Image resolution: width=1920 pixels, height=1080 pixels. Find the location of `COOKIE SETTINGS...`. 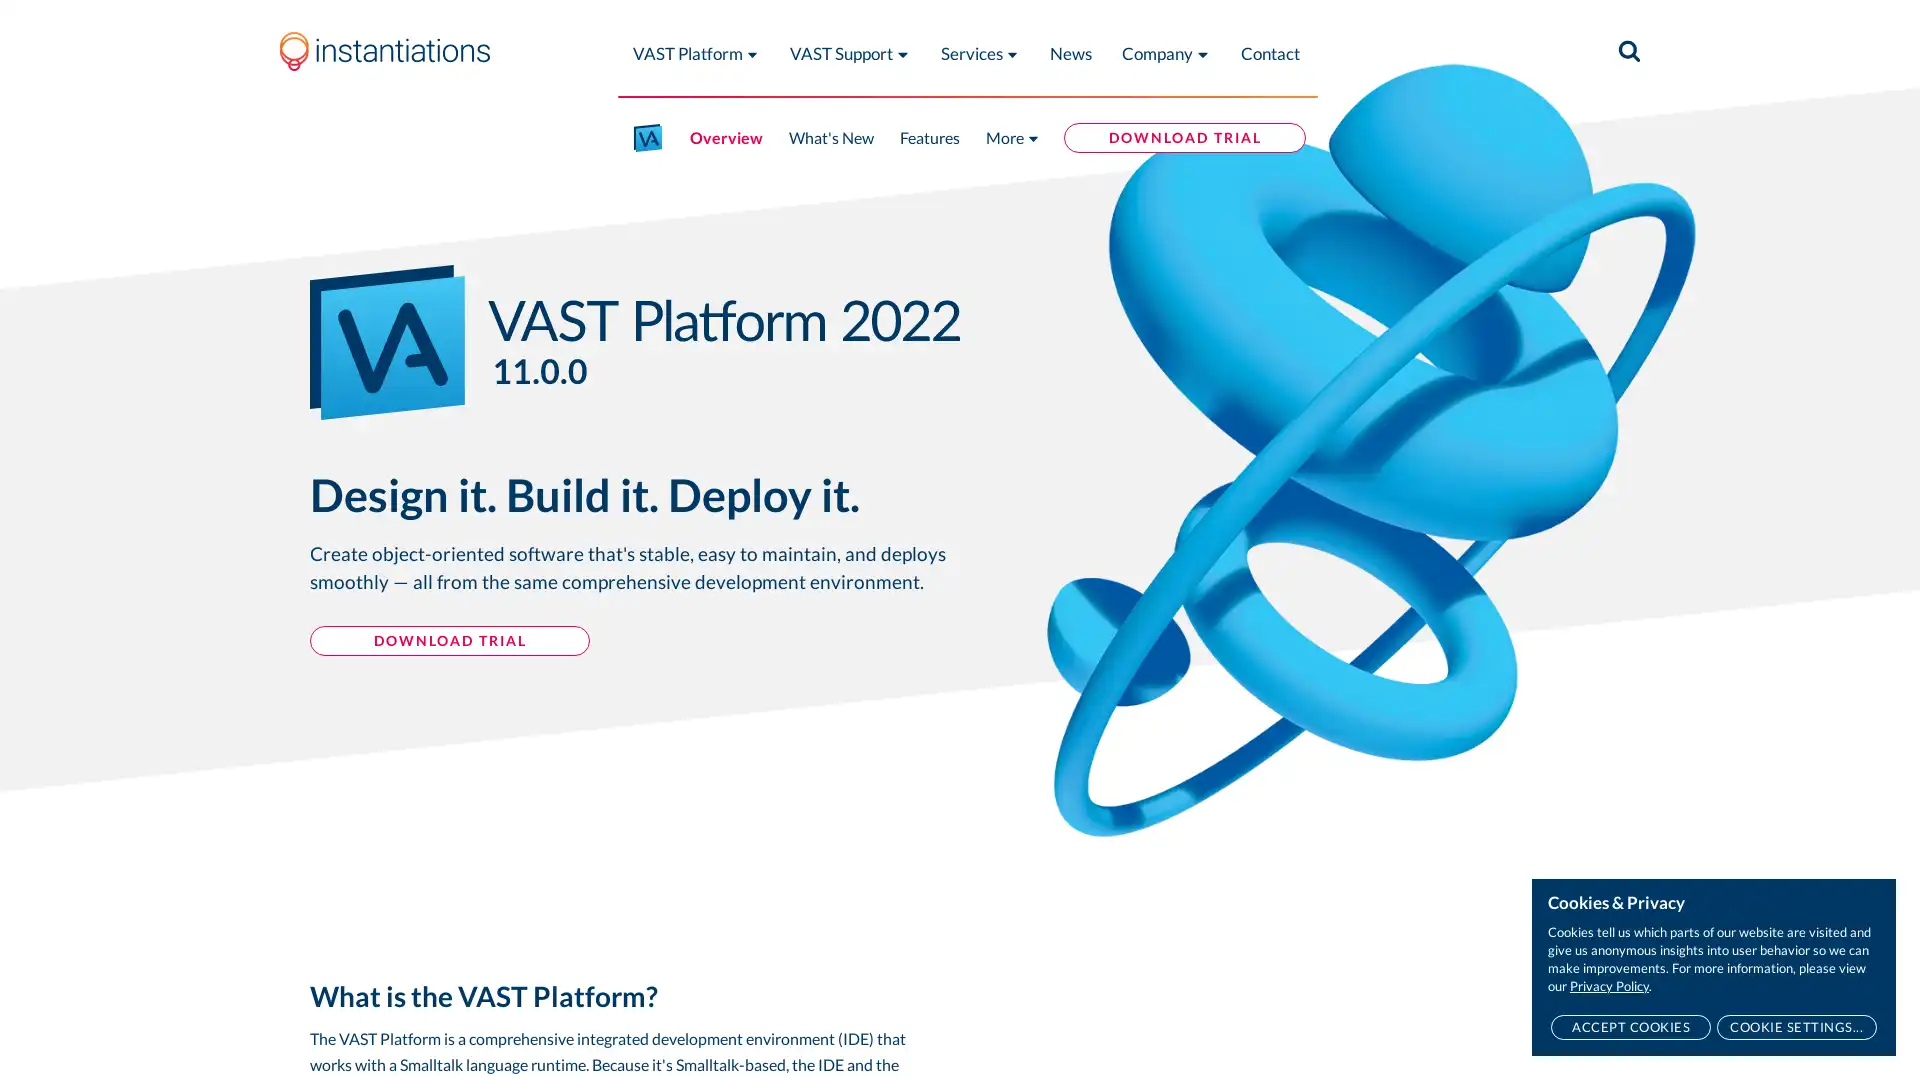

COOKIE SETTINGS... is located at coordinates (1796, 1027).